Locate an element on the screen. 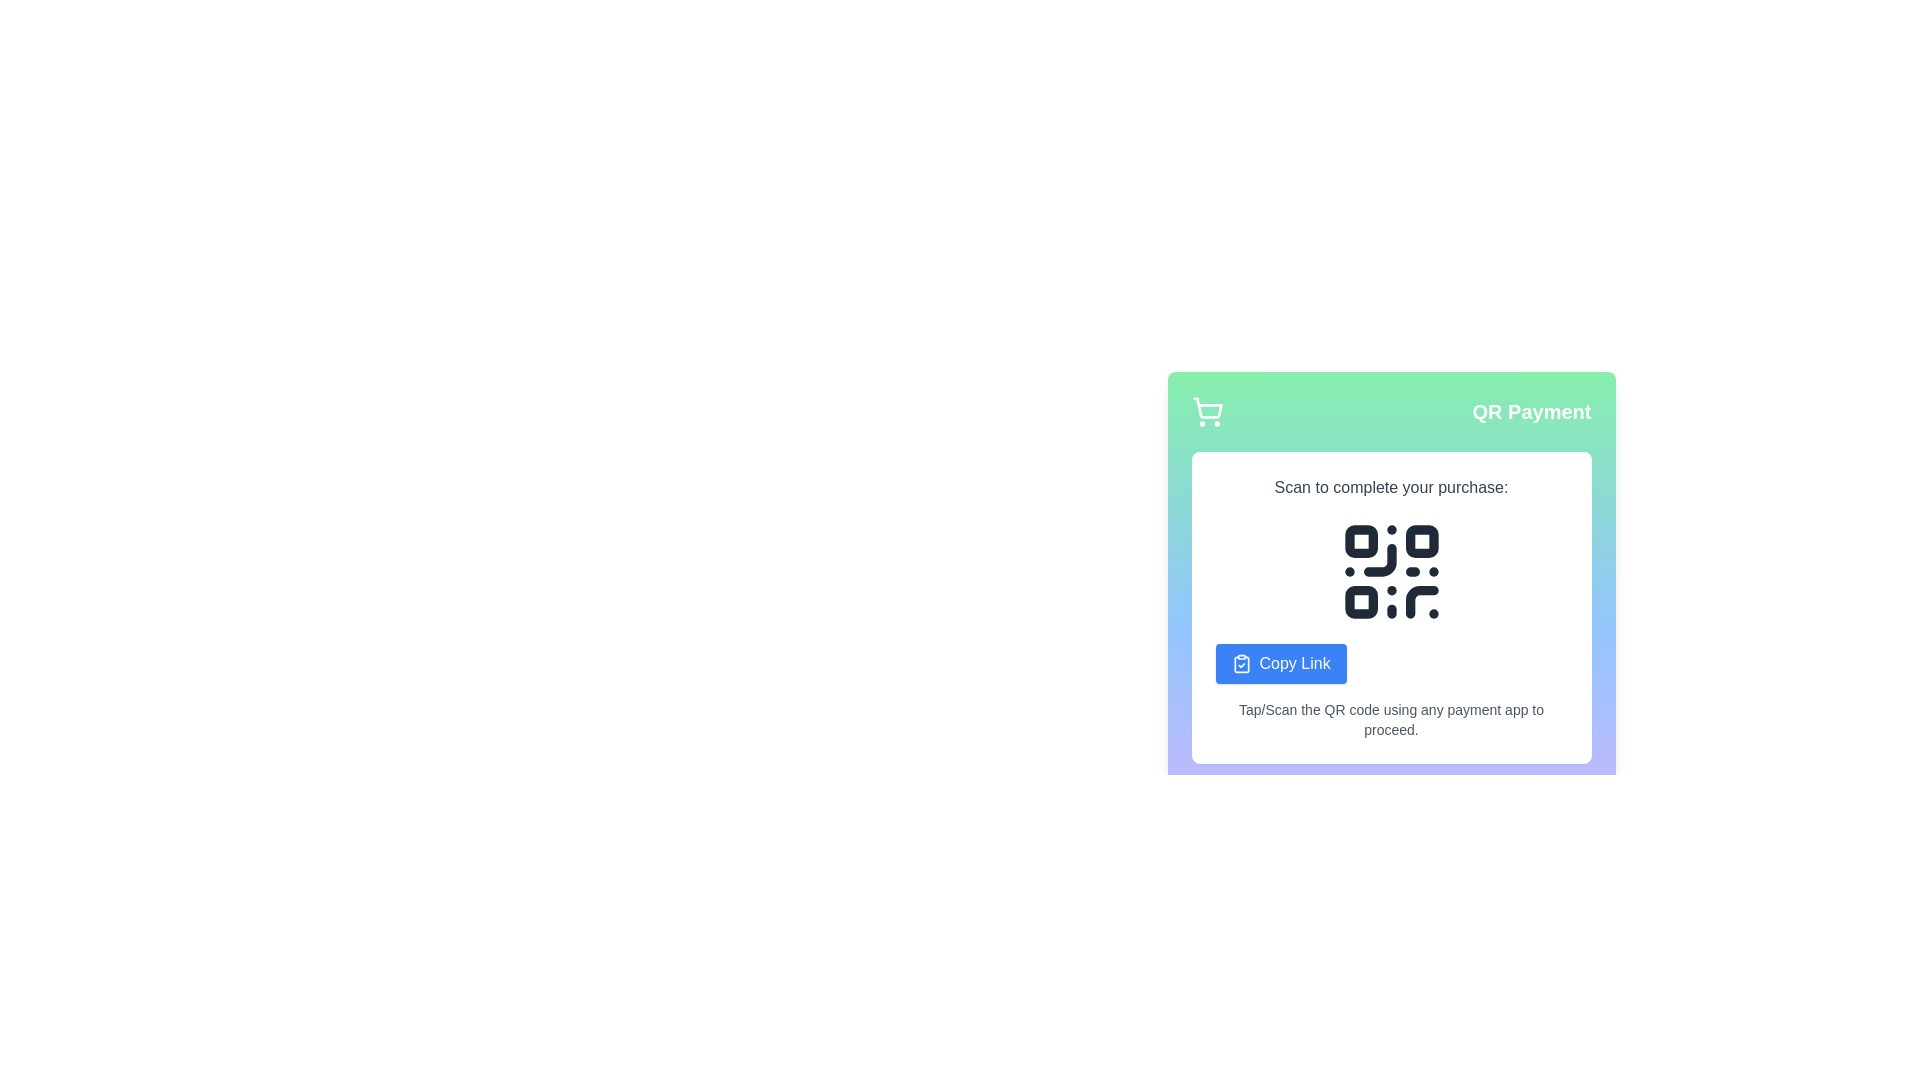 The width and height of the screenshot is (1920, 1080). the clipboard-shaped icon located to the left of the 'Copy Link' text within a blue button is located at coordinates (1240, 663).